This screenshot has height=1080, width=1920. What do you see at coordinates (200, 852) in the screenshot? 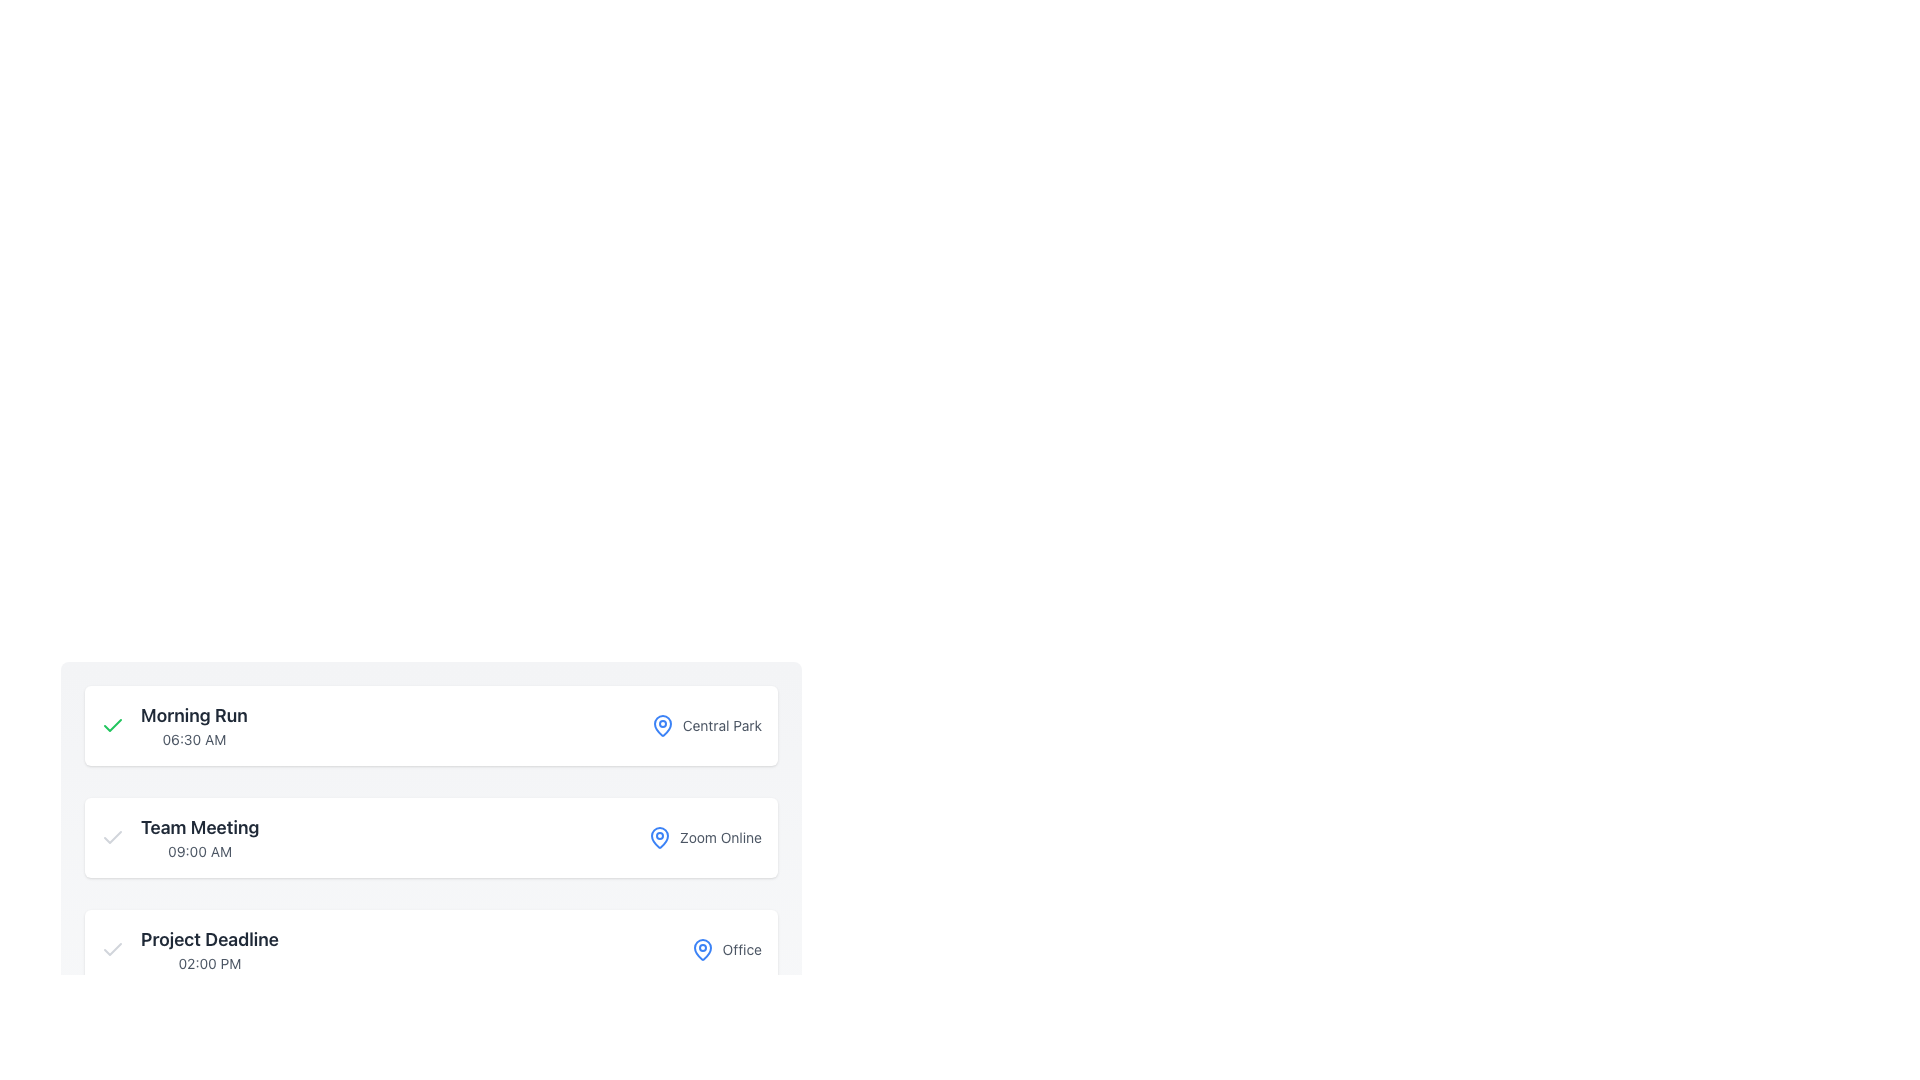
I see `the TextLabel that indicates the scheduled time of the 'Team Meeting' event, which is positioned below the title text and aligned towards the center of the entry` at bounding box center [200, 852].